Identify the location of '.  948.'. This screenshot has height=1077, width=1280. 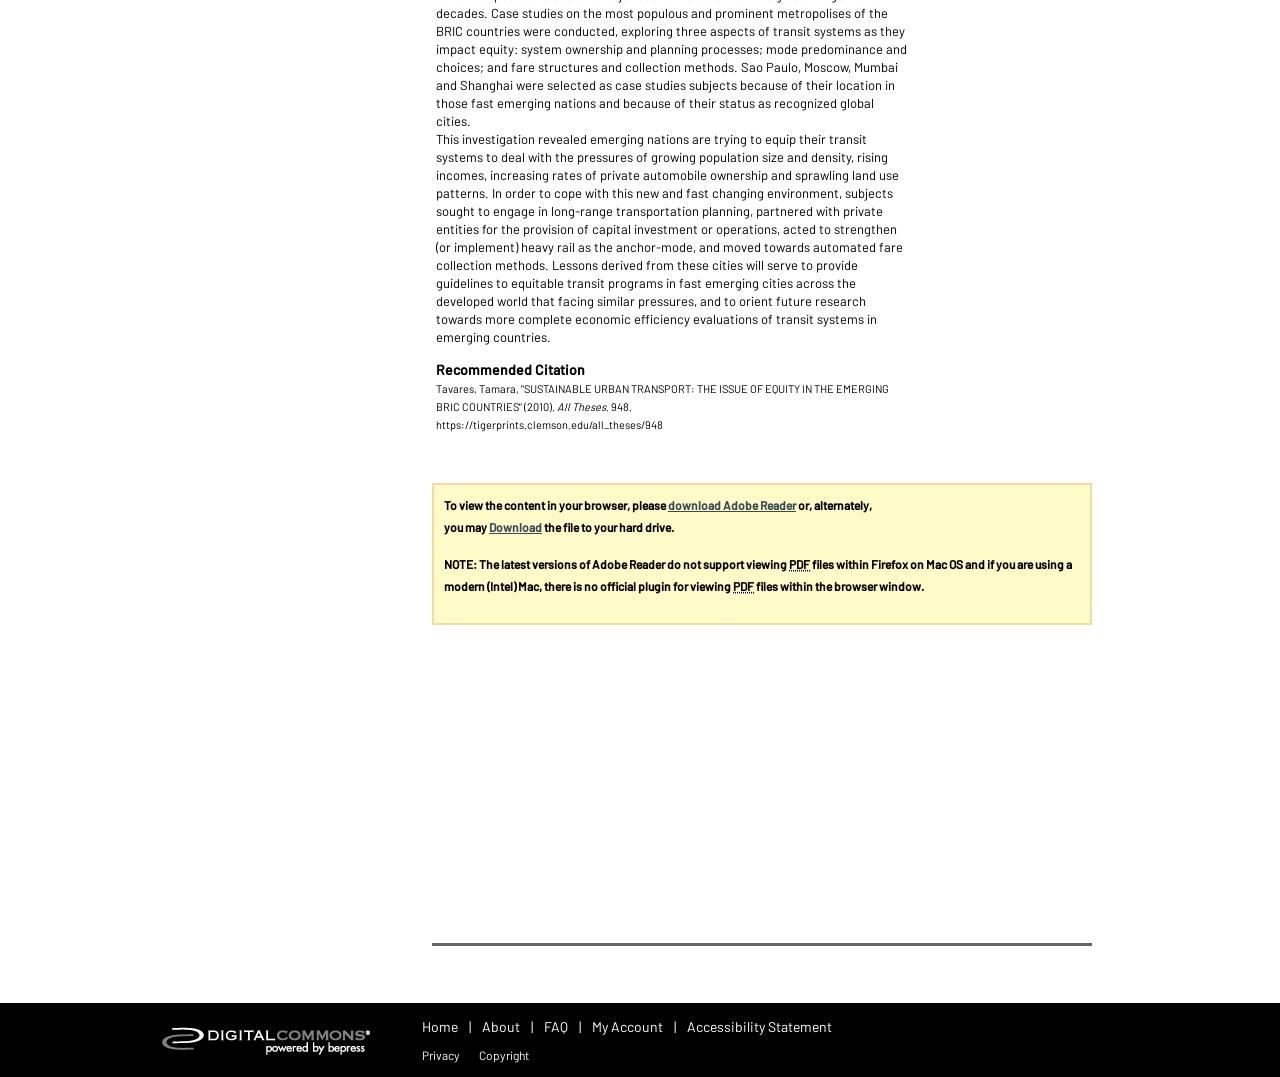
(618, 406).